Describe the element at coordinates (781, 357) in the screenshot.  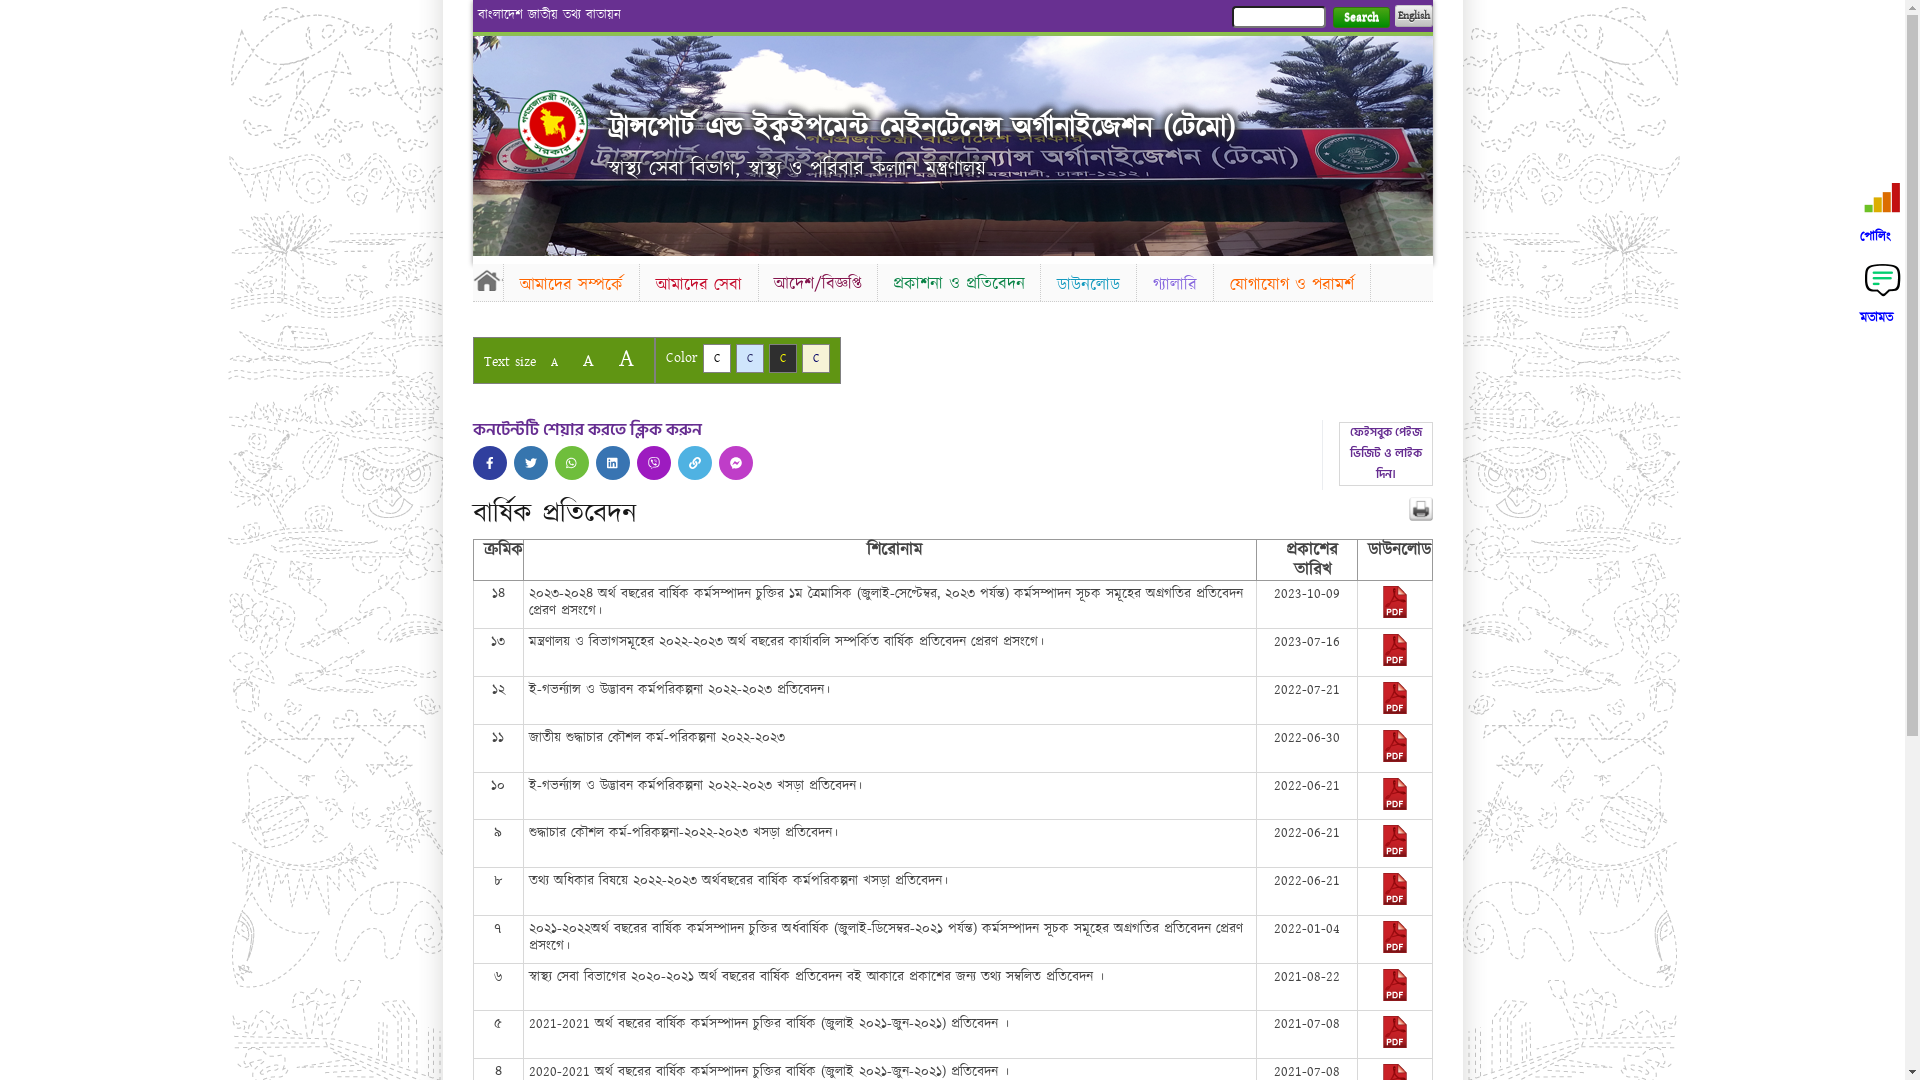
I see `'C'` at that location.